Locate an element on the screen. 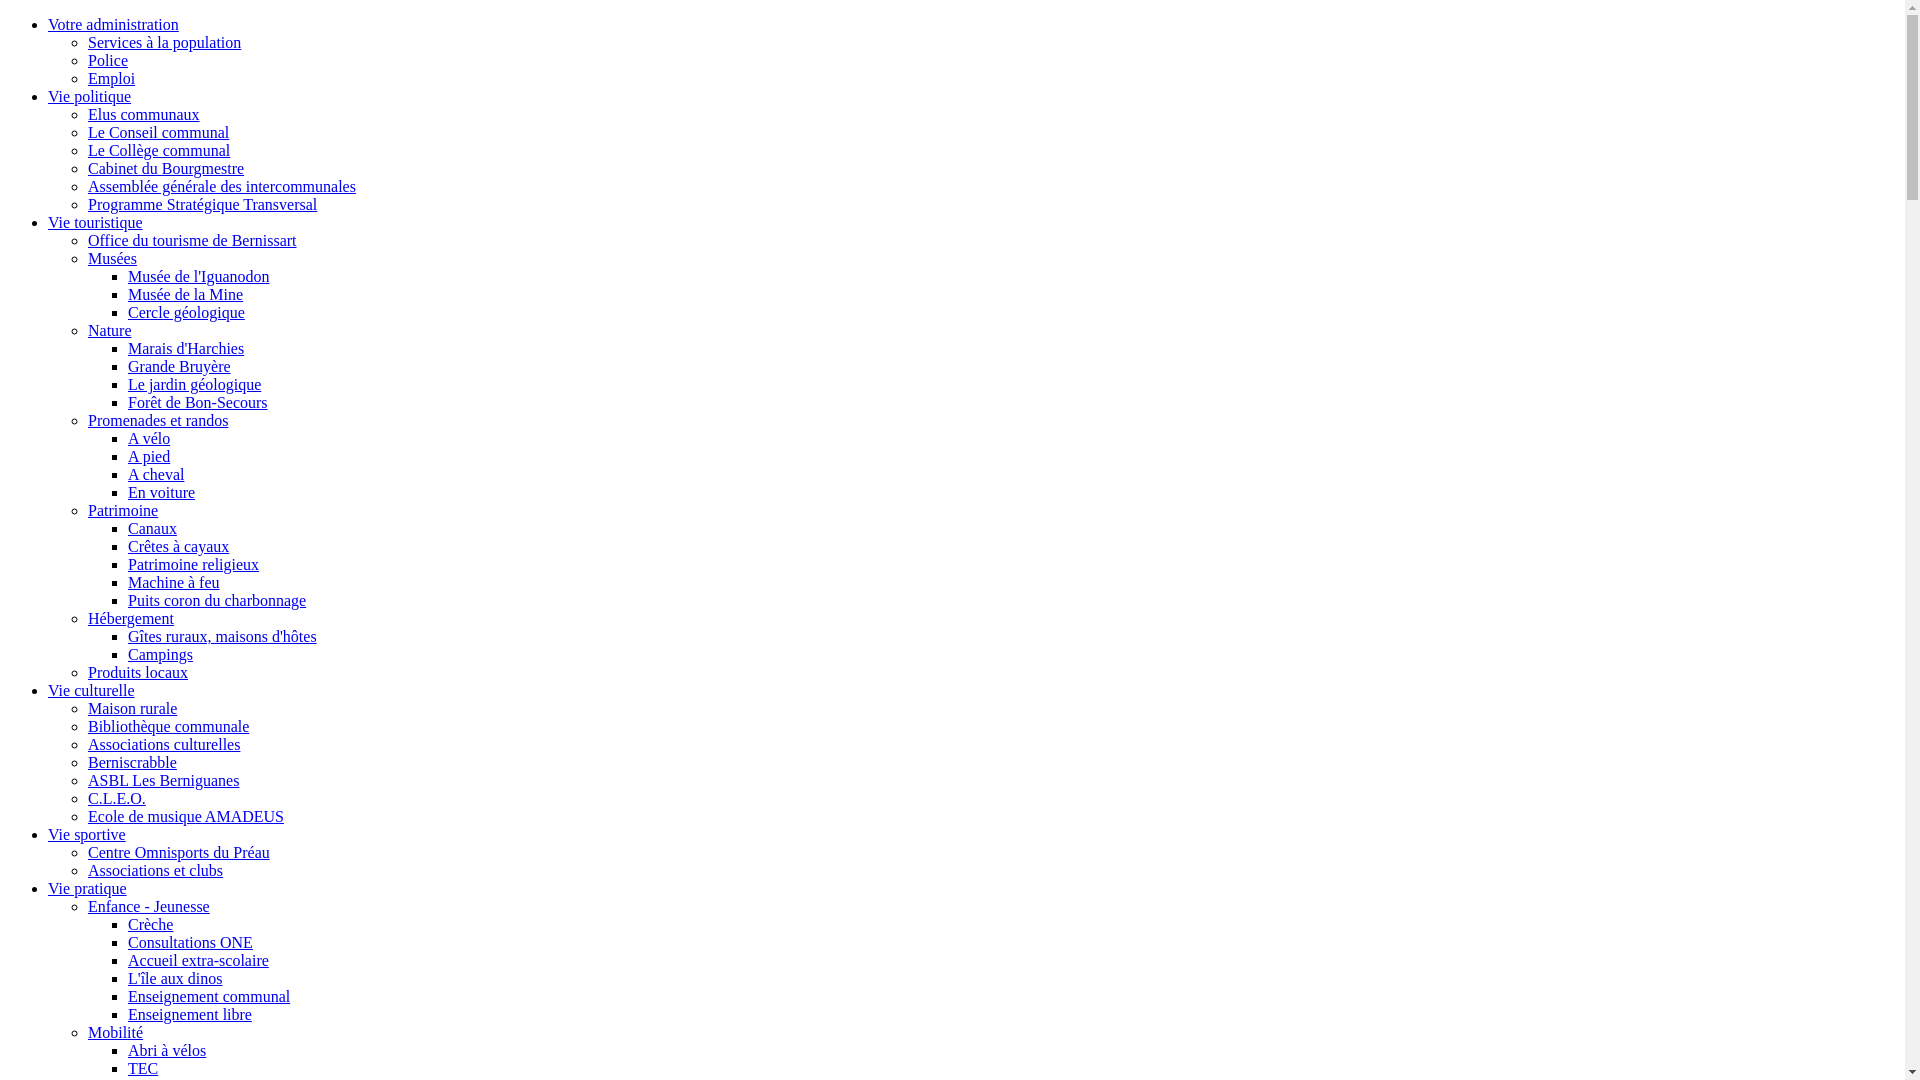  'Police' is located at coordinates (106, 59).